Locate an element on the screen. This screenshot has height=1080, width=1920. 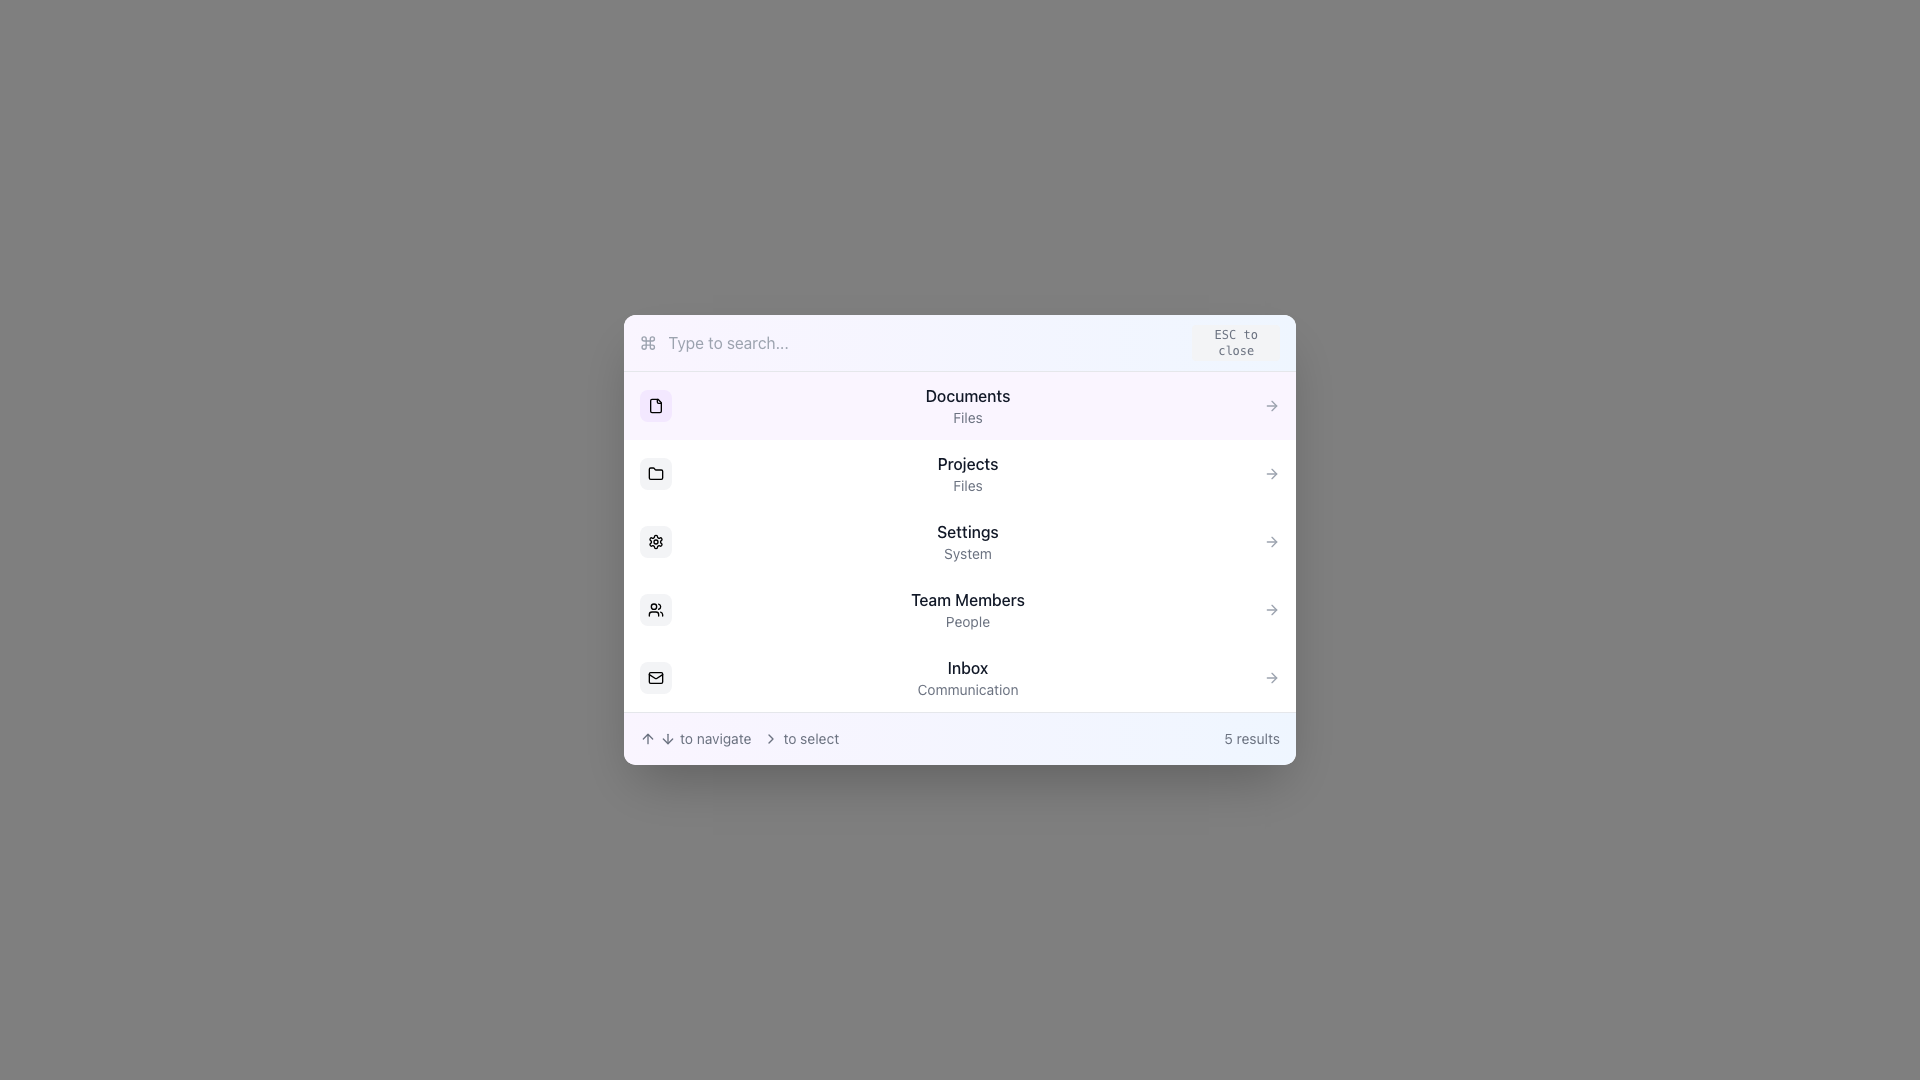
the arrow graphic shape SVG icon located on the right side of the 'Documents' label is located at coordinates (1273, 405).